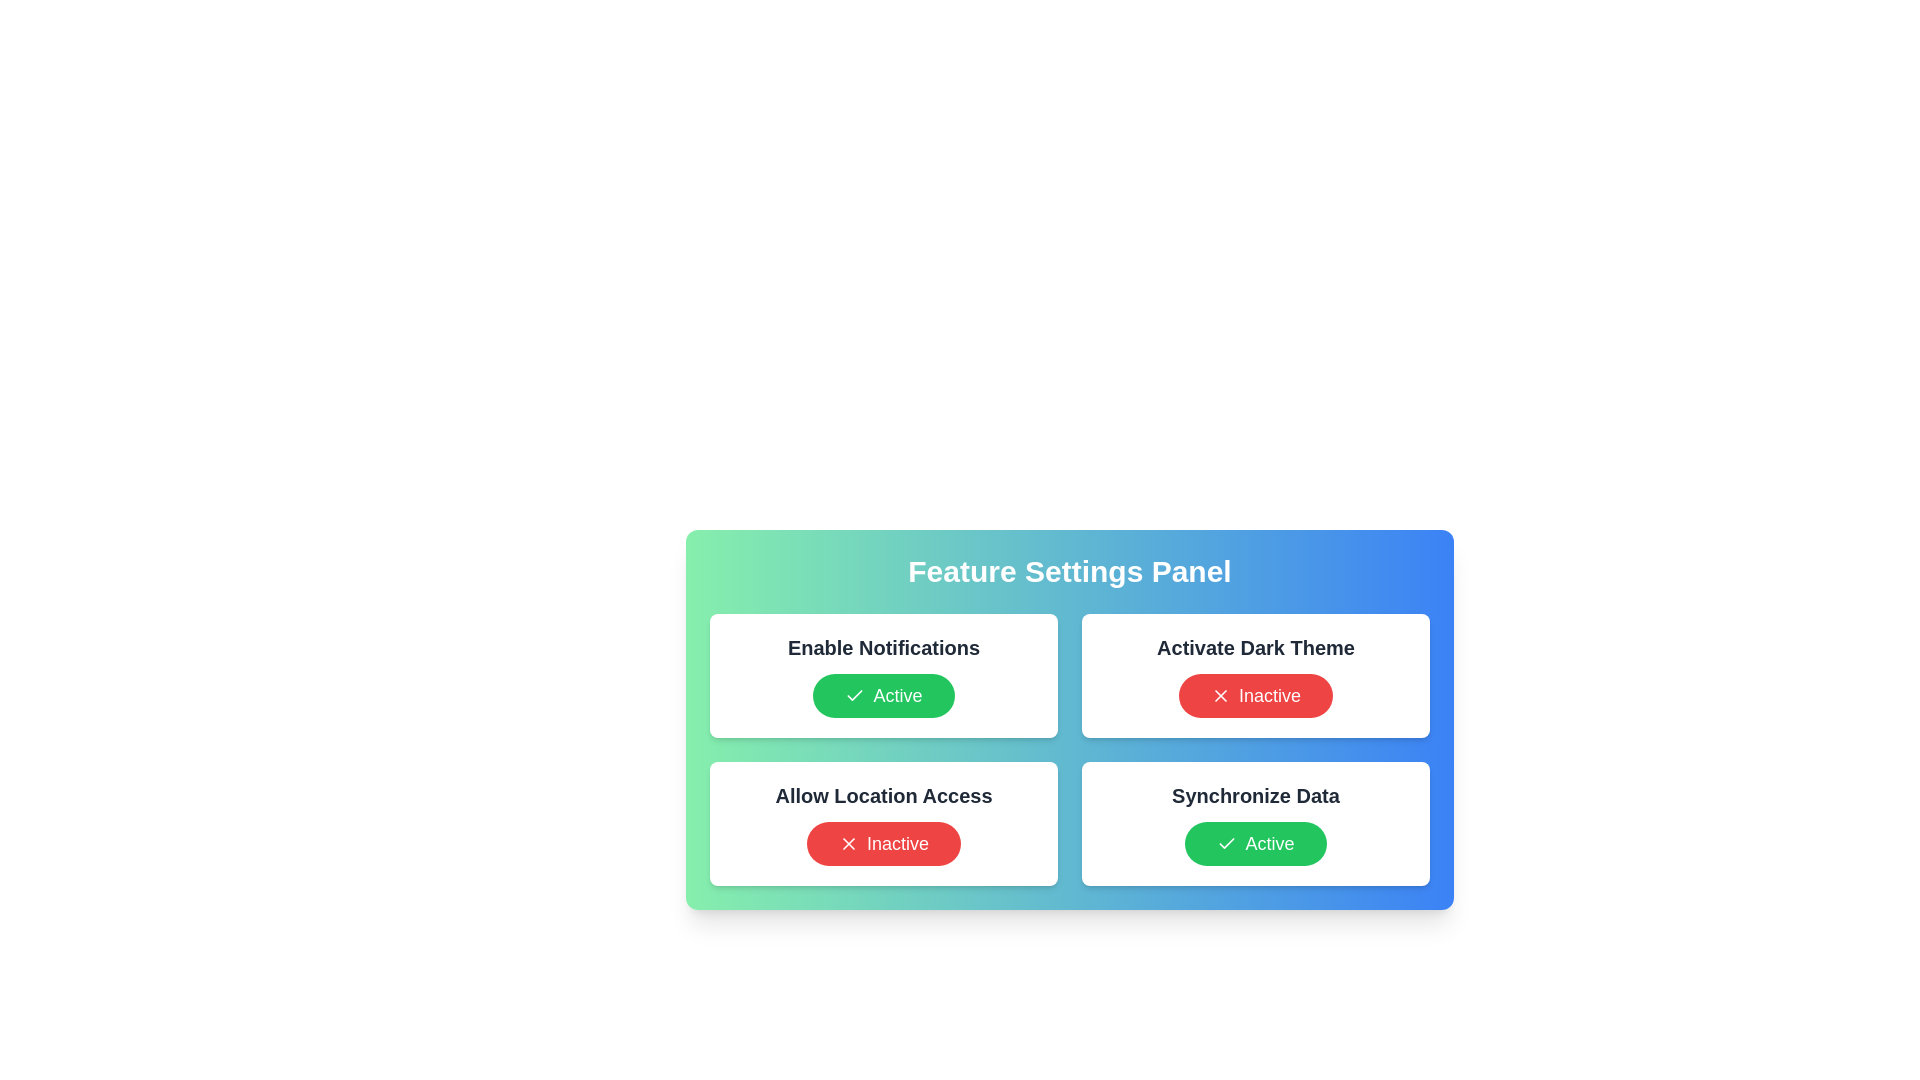 The image size is (1920, 1080). I want to click on the button corresponding to Enable Notifications to toggle its state, so click(882, 694).